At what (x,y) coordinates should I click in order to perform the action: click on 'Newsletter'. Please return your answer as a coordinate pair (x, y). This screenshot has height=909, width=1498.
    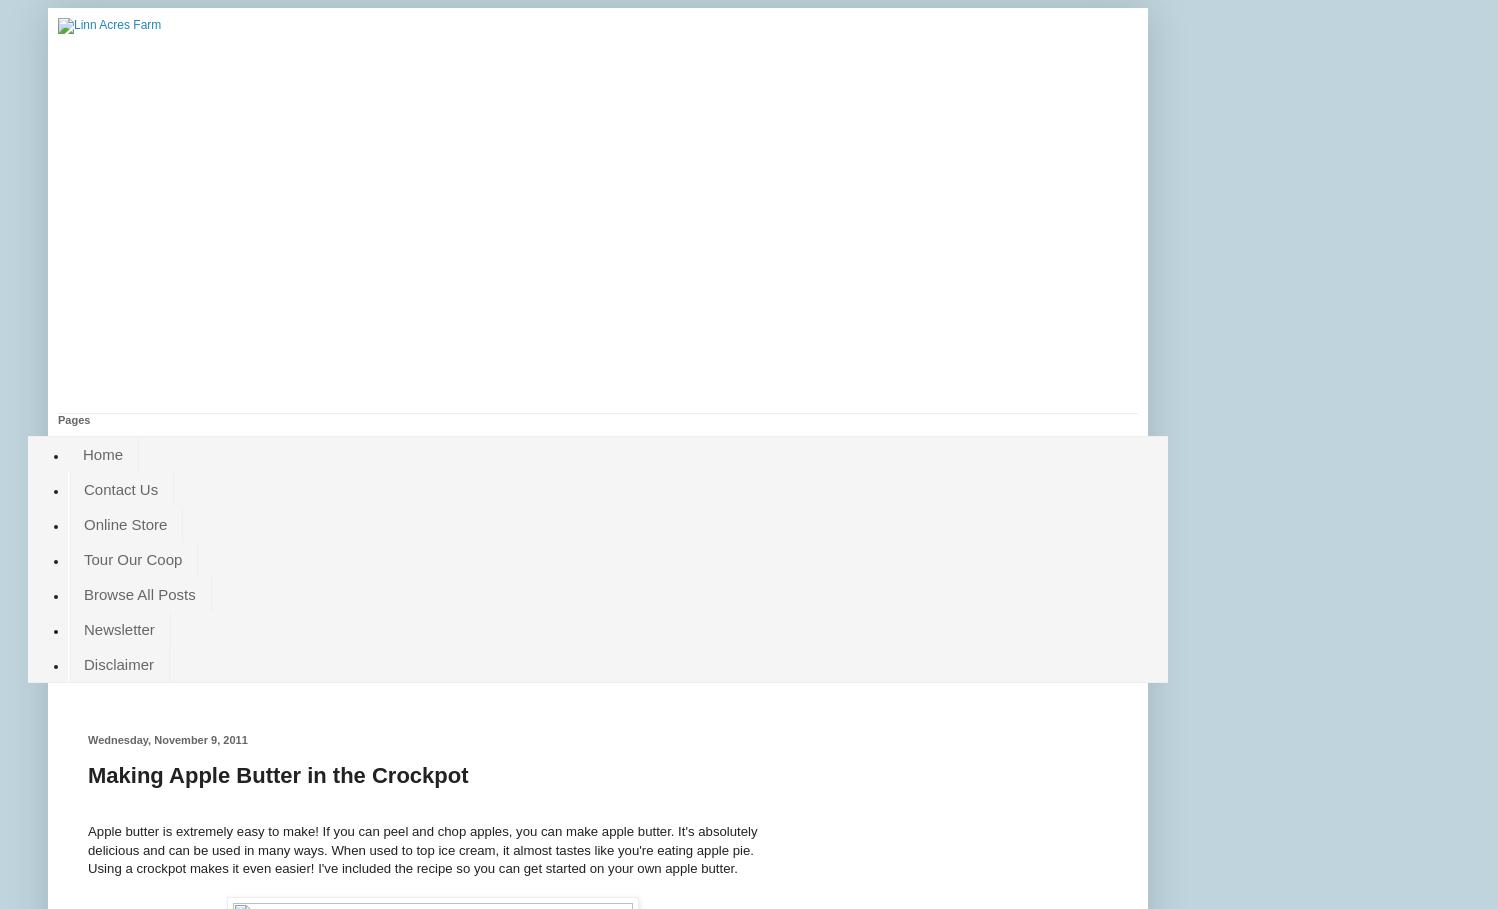
    Looking at the image, I should click on (83, 629).